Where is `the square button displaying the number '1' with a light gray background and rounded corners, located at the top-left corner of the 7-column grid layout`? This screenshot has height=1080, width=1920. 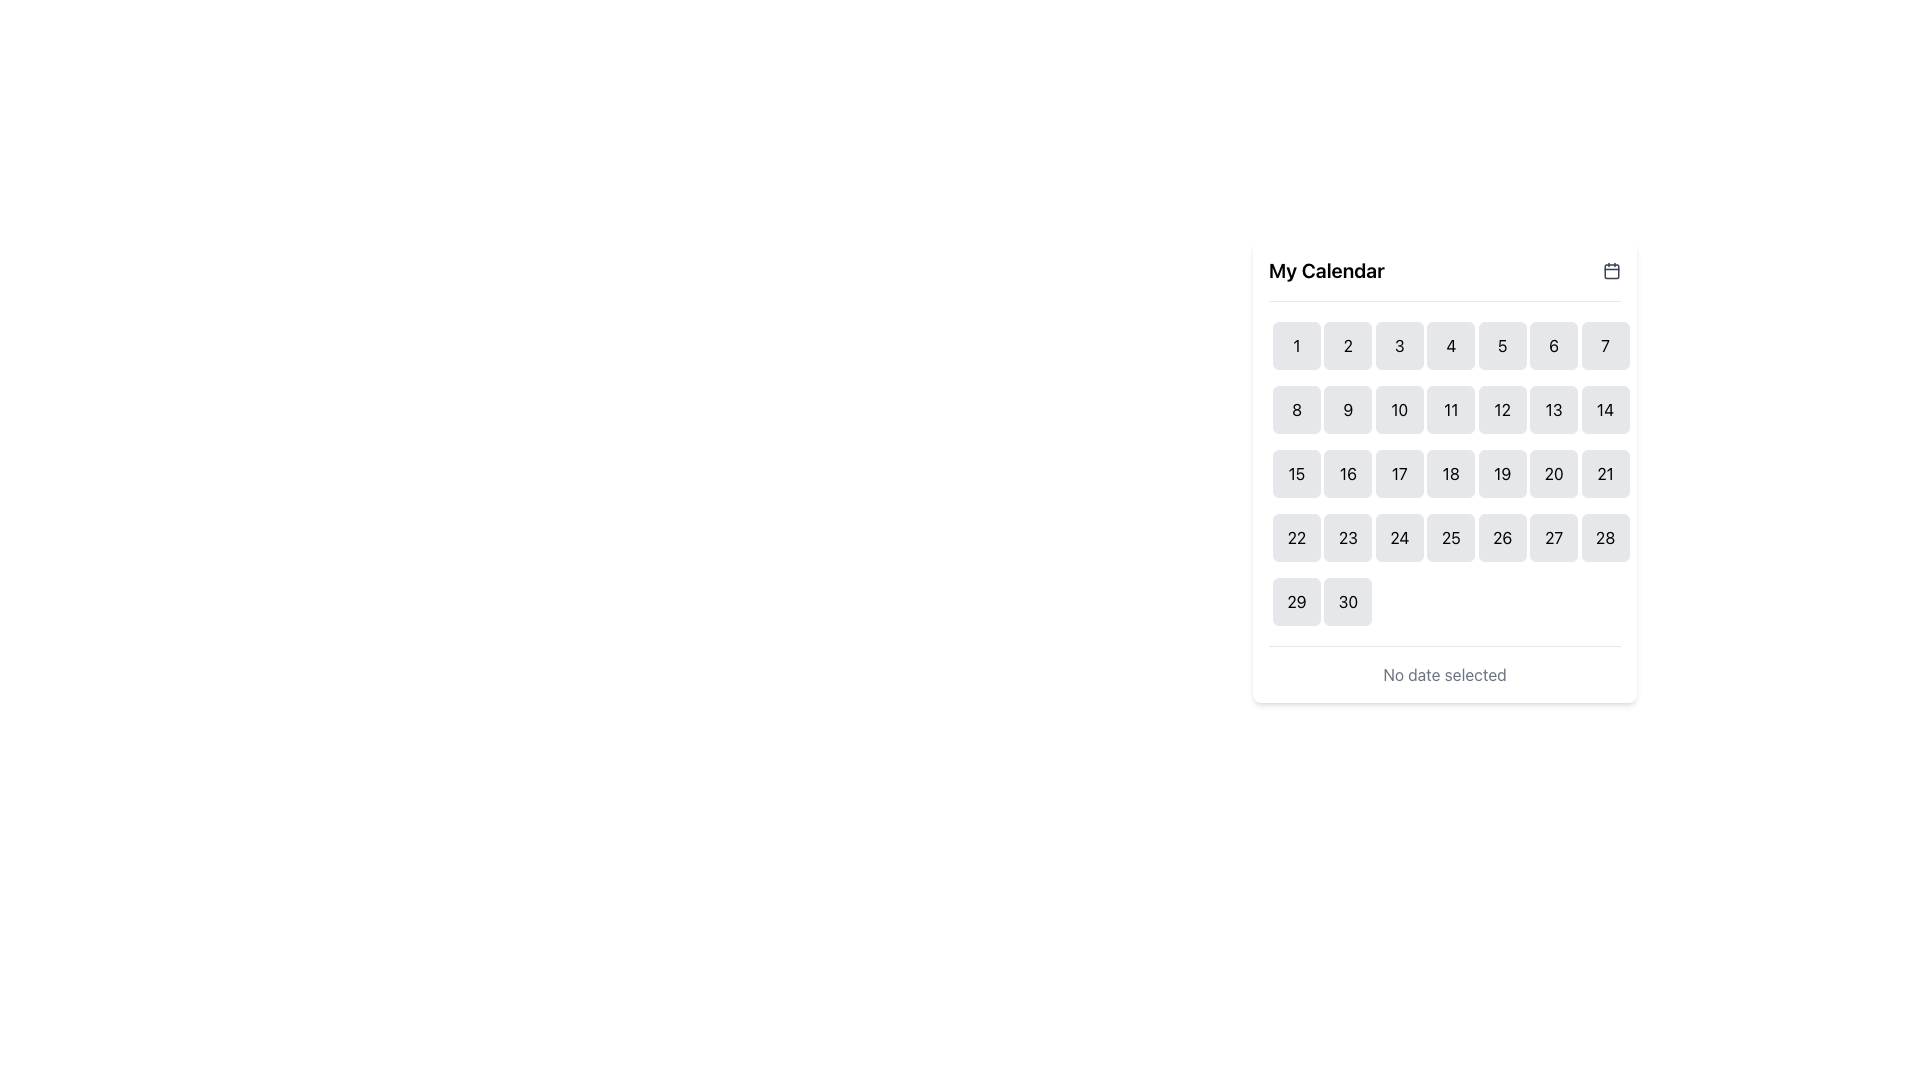
the square button displaying the number '1' with a light gray background and rounded corners, located at the top-left corner of the 7-column grid layout is located at coordinates (1296, 345).